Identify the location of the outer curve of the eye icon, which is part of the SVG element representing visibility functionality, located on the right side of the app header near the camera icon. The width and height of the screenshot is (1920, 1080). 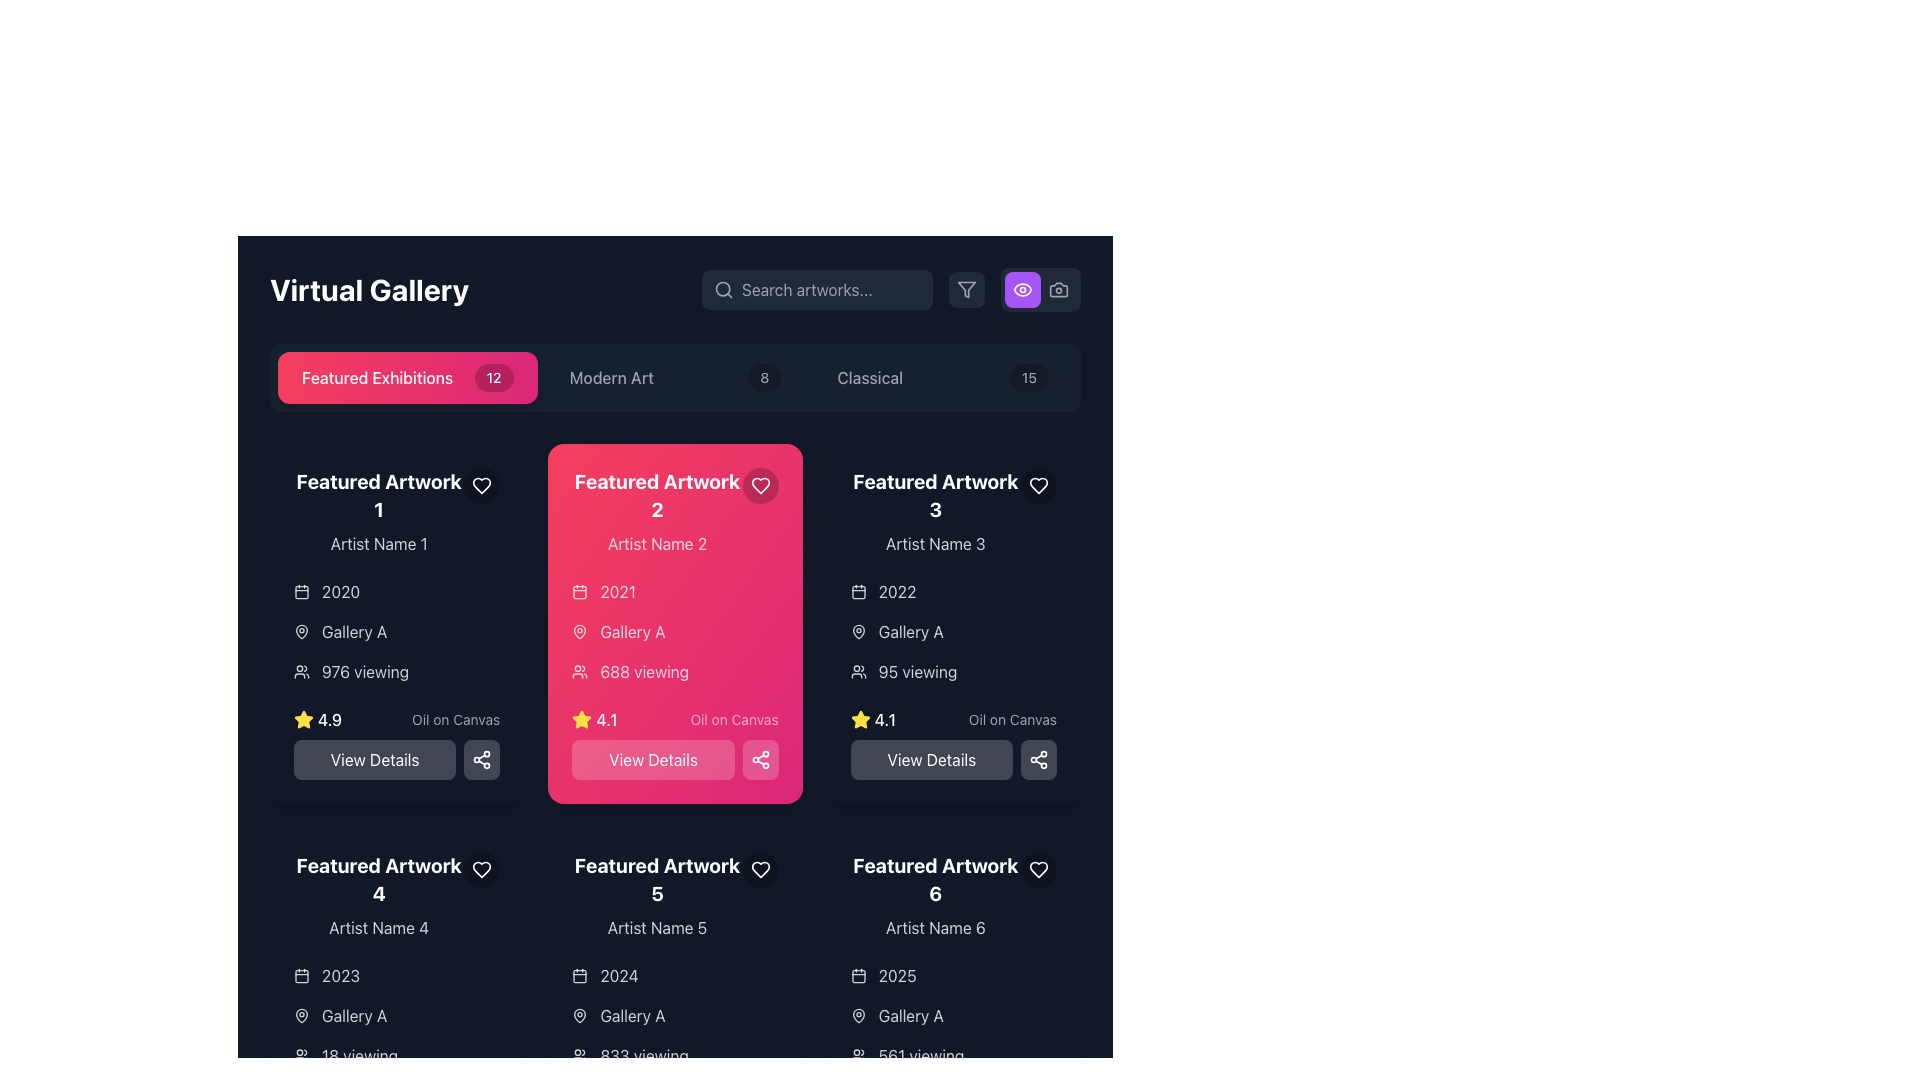
(1022, 289).